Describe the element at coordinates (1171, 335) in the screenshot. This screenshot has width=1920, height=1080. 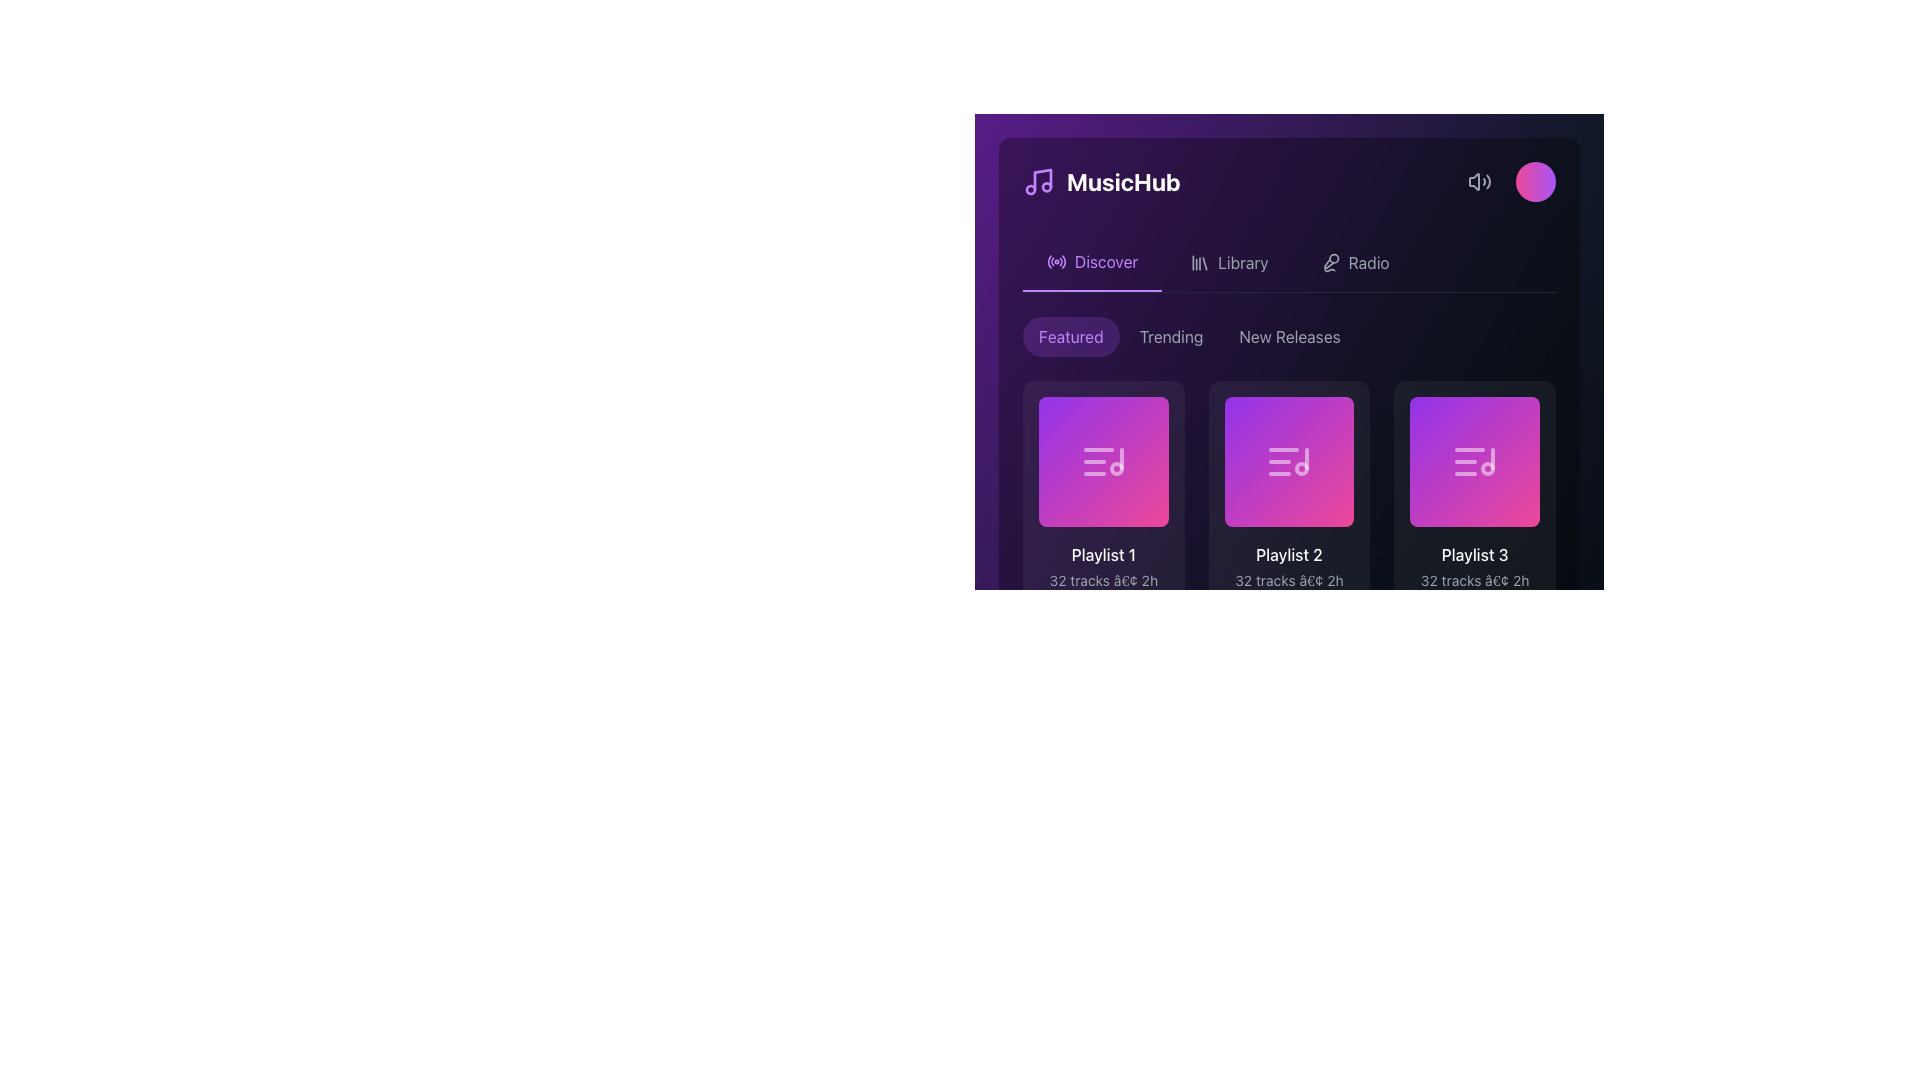
I see `the 'Trending' button, which is the second button in a horizontal group of capsule-shaped buttons titled 'Featured', 'Trending', and 'New Releases', located near the top center of the interface` at that location.